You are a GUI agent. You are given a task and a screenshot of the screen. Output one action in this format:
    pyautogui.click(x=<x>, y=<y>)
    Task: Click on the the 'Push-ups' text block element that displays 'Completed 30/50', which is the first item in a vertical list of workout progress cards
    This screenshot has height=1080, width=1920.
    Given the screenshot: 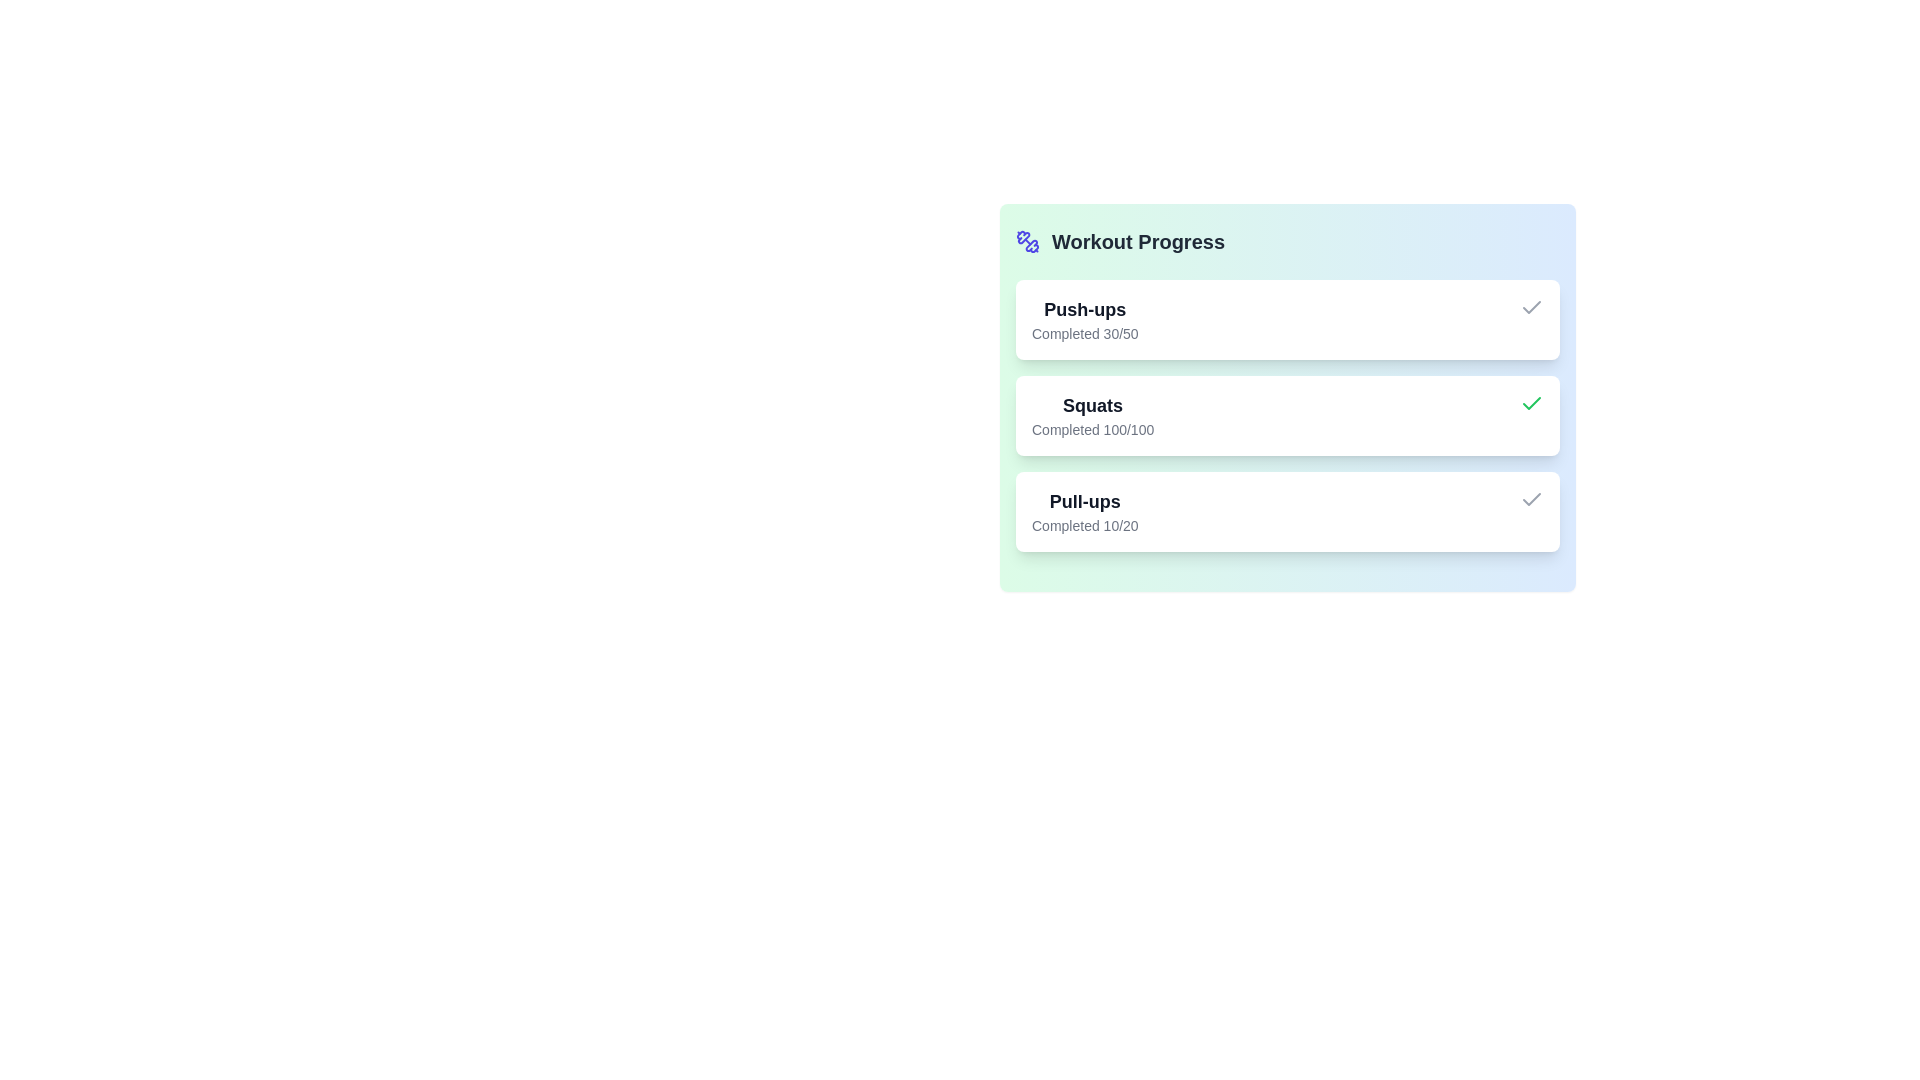 What is the action you would take?
    pyautogui.click(x=1084, y=319)
    